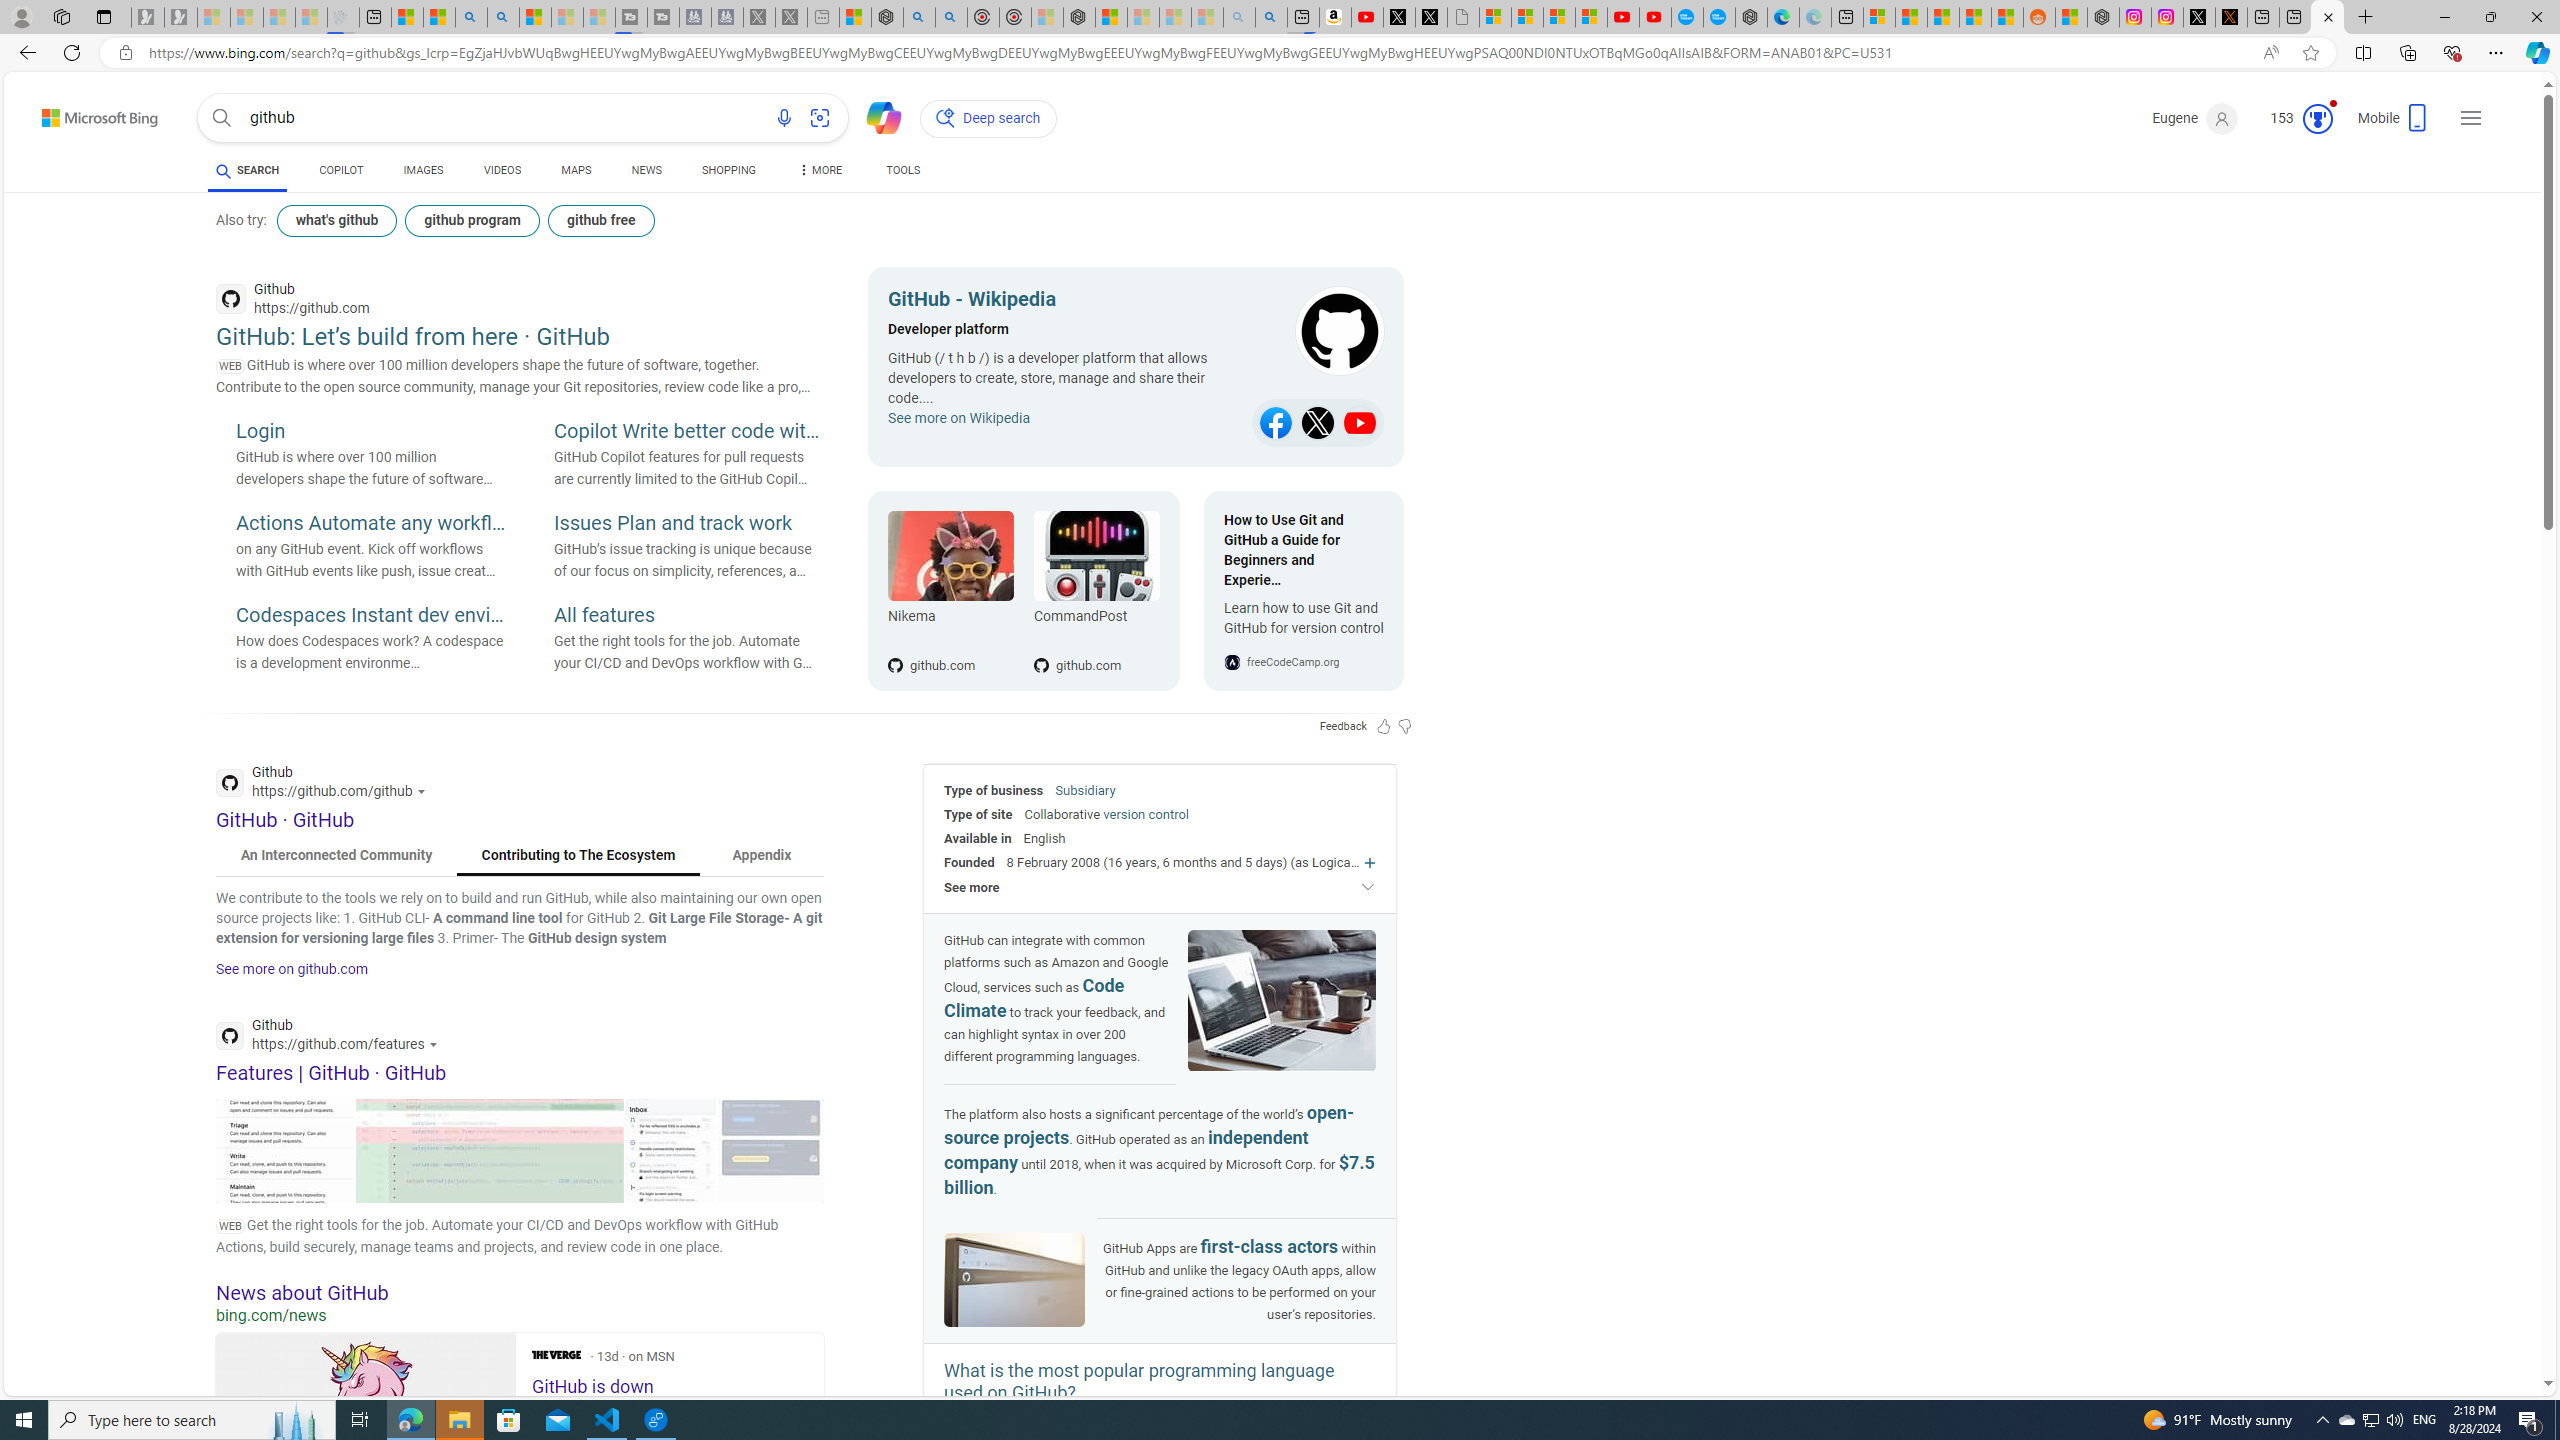 The width and height of the screenshot is (2560, 1440). I want to click on 'SEARCH', so click(246, 169).